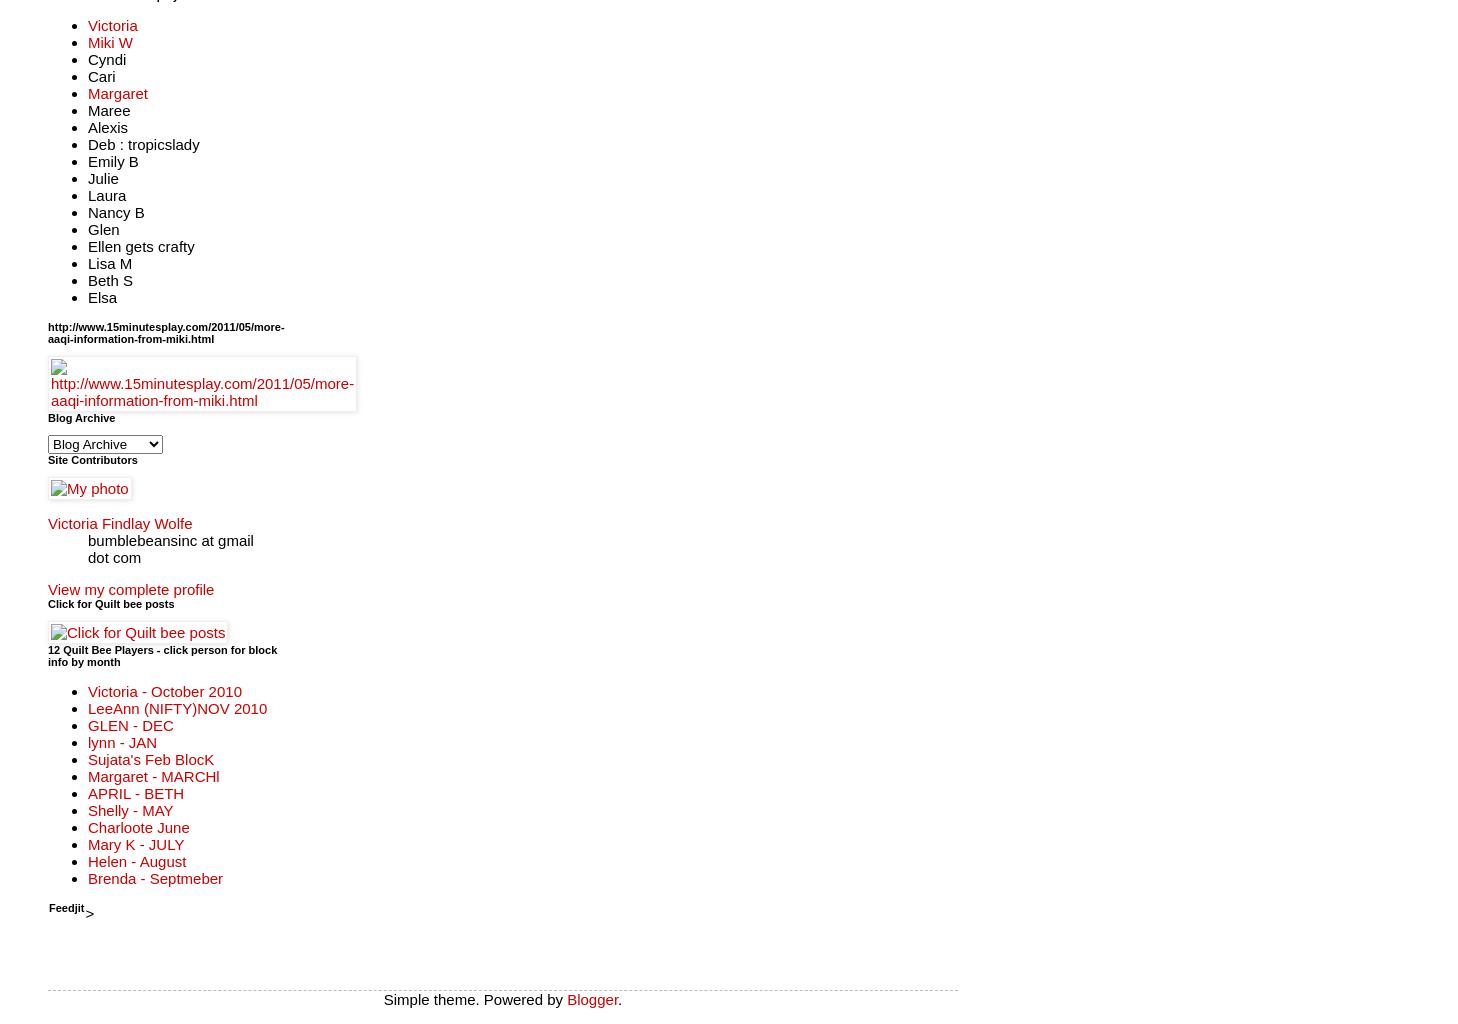 The image size is (1458, 1024). Describe the element at coordinates (383, 997) in the screenshot. I see `'Simple theme. Powered by'` at that location.